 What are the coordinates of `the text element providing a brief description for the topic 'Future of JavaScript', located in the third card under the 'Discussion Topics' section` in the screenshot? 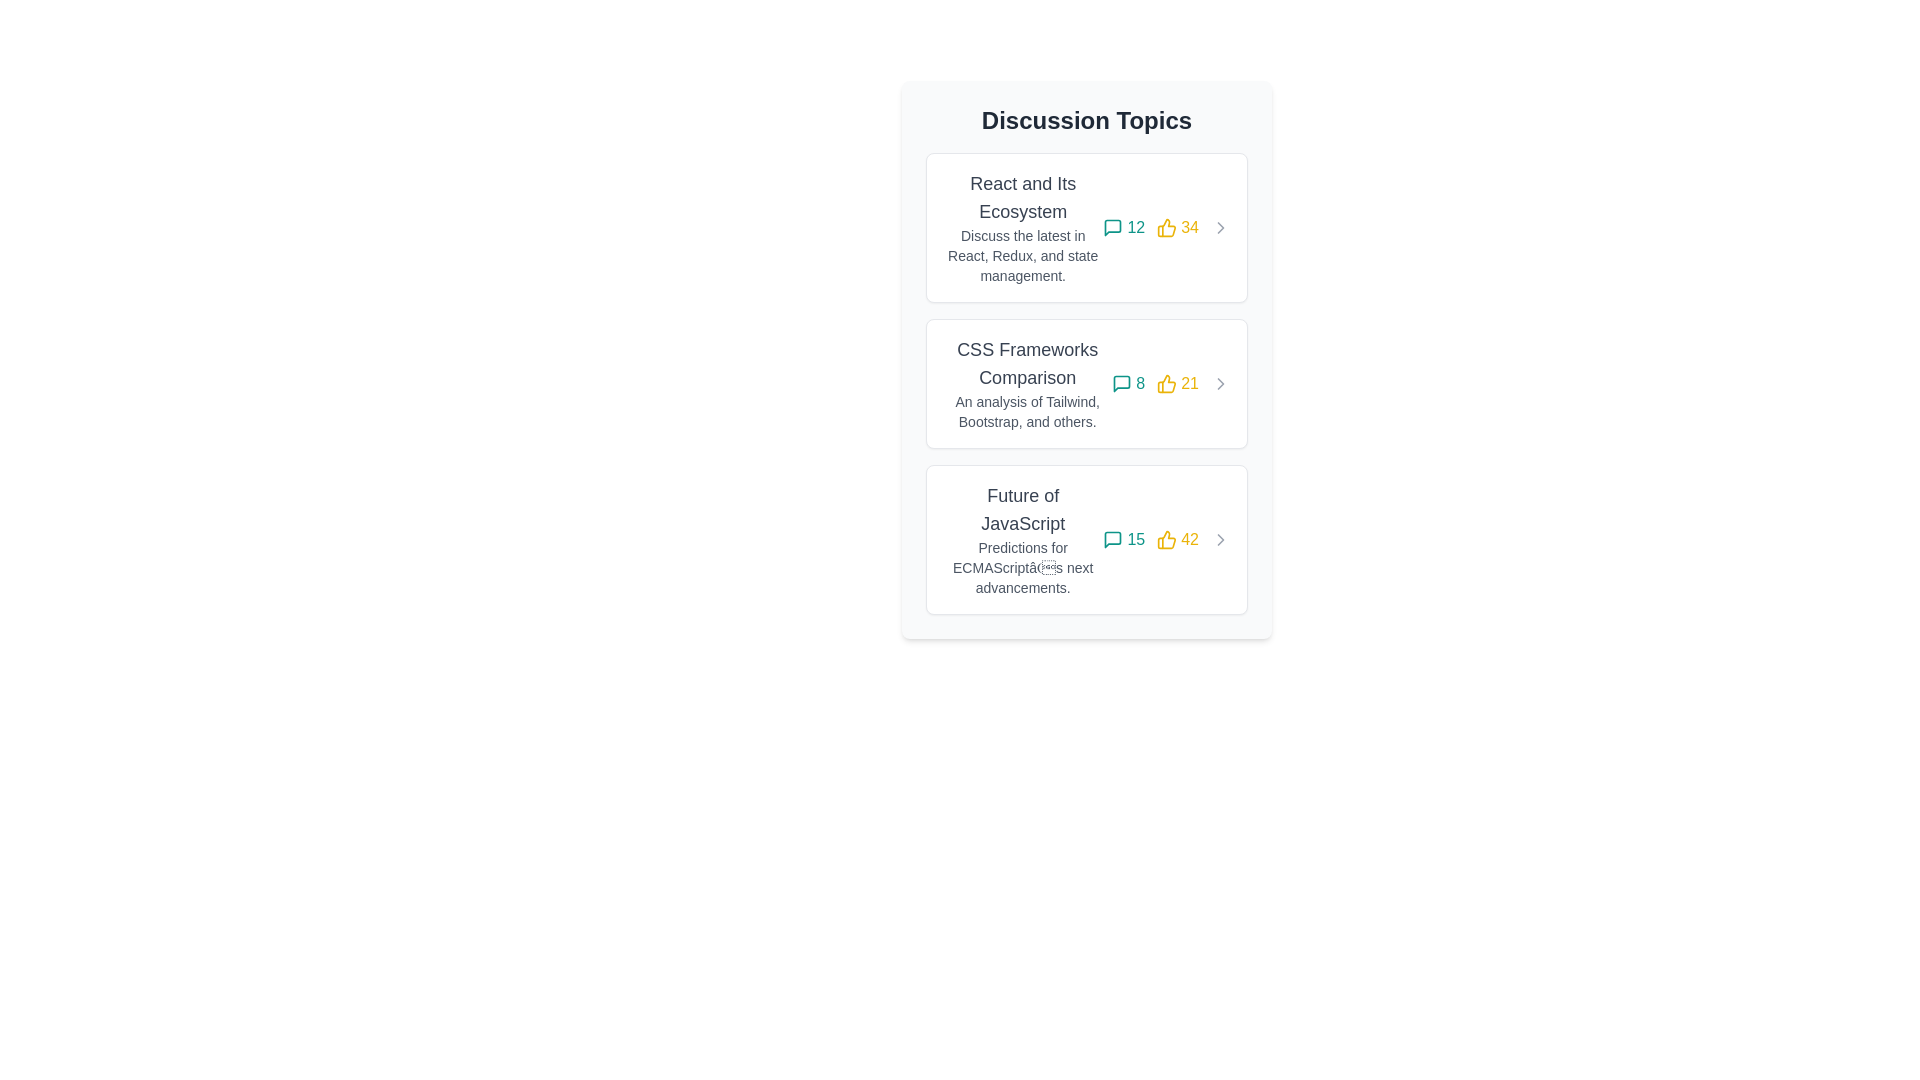 It's located at (1023, 567).